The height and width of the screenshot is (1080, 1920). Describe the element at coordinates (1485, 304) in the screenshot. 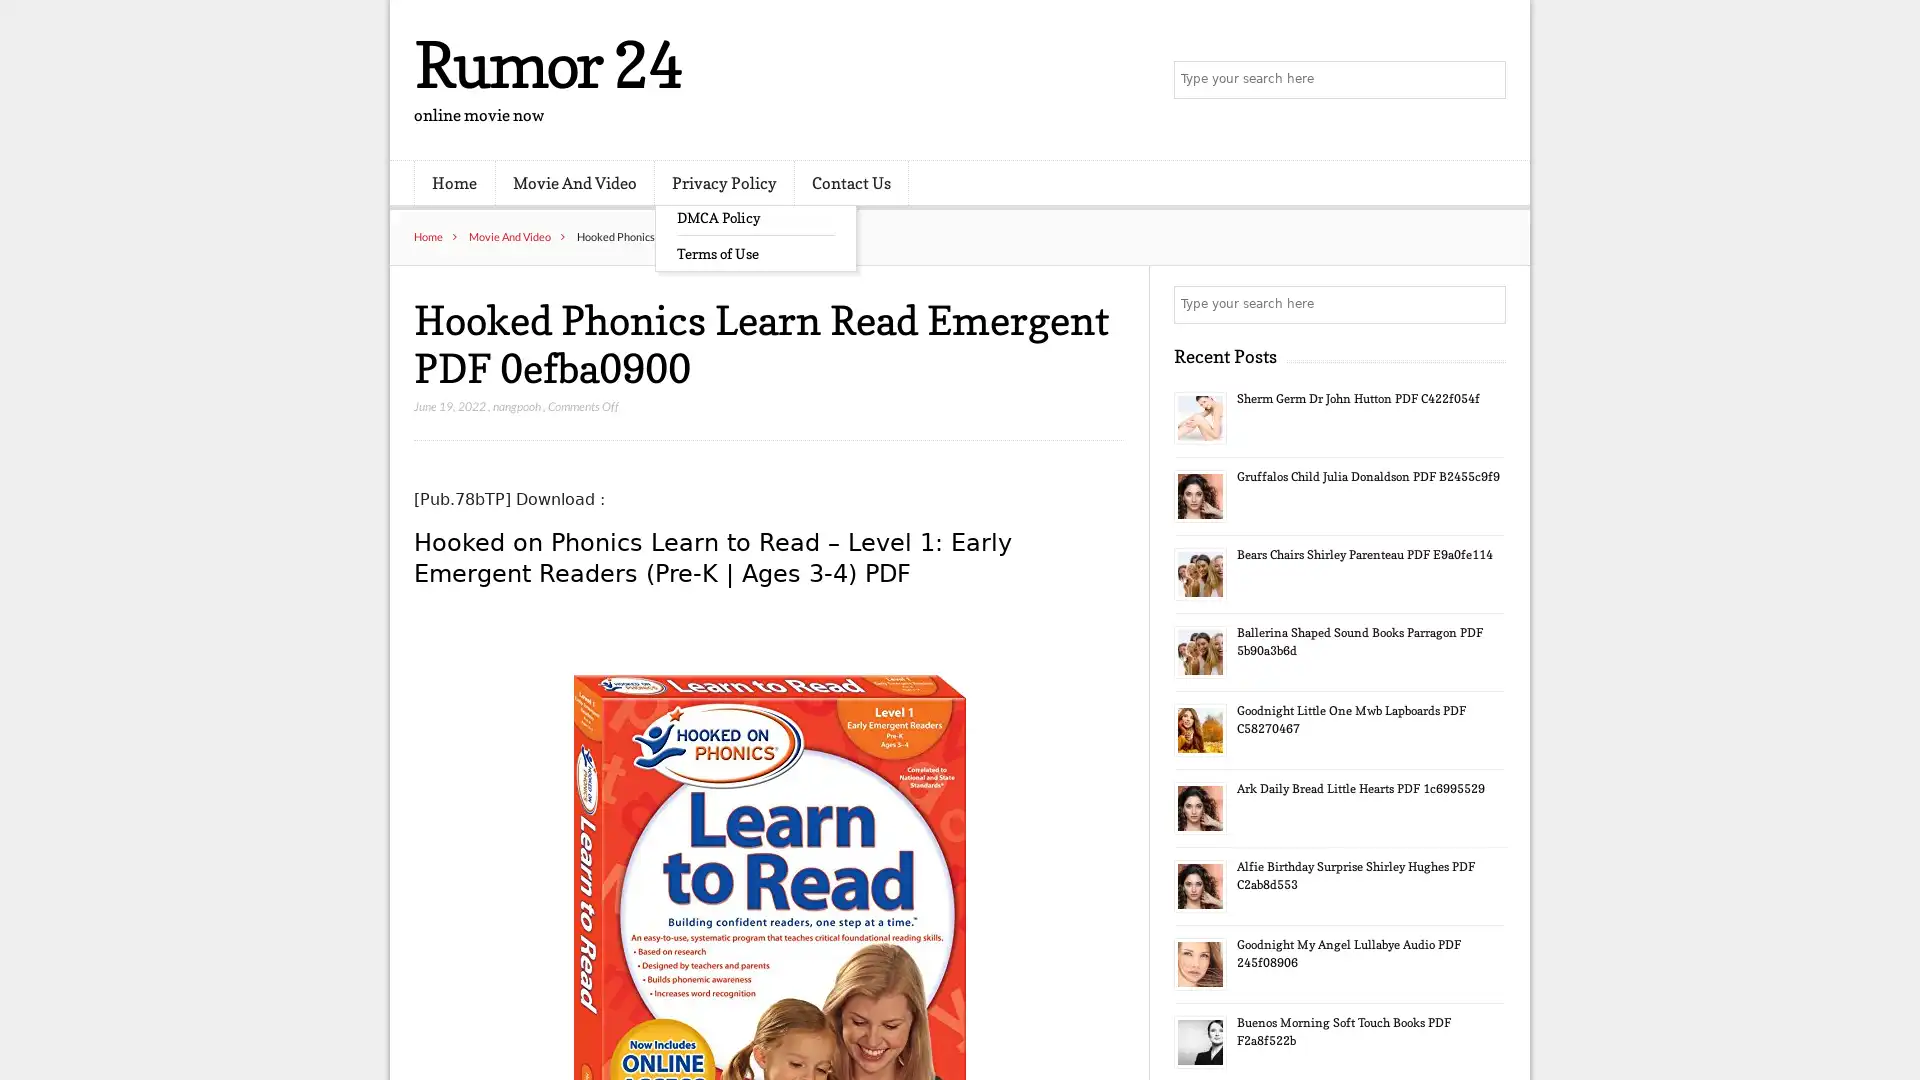

I see `Search` at that location.